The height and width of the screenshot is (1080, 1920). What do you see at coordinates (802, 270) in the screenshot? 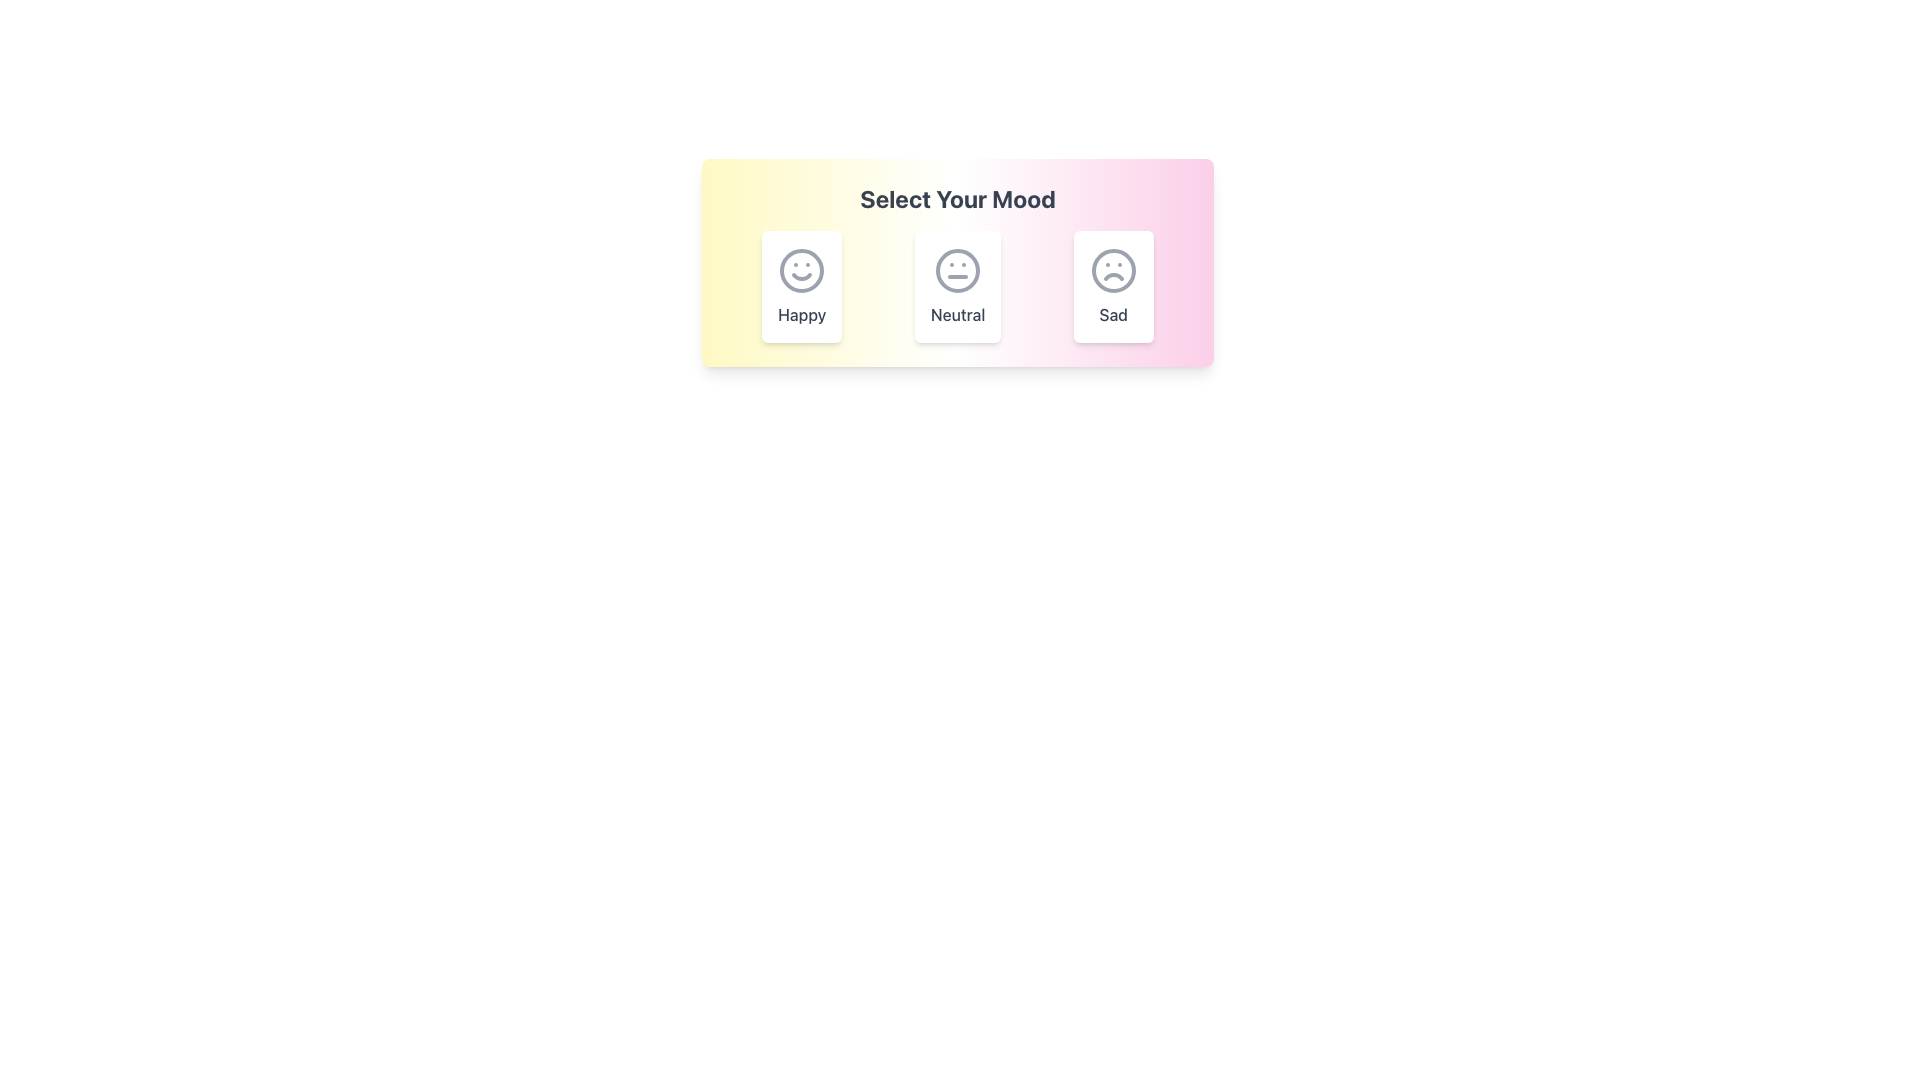
I see `the SVG Circle that forms the circular outline around the smiley face icon in the 'Happy' option` at bounding box center [802, 270].